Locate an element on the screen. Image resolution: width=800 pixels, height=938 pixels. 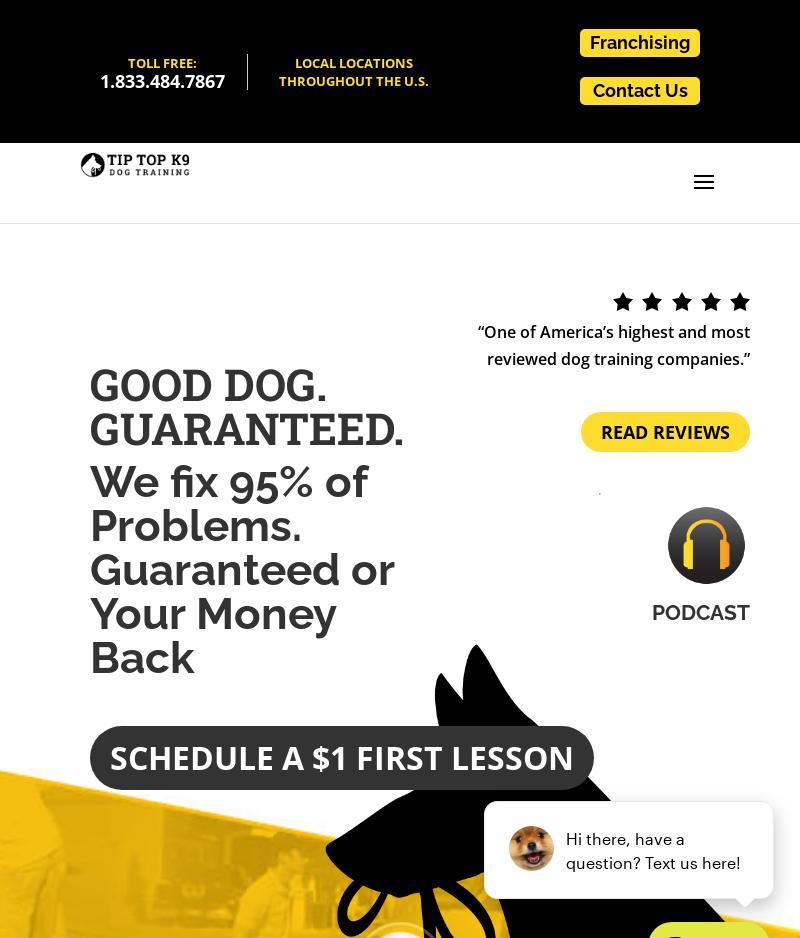
'“One of America’s highest and most reviewed dog training companies.”' is located at coordinates (614, 345).